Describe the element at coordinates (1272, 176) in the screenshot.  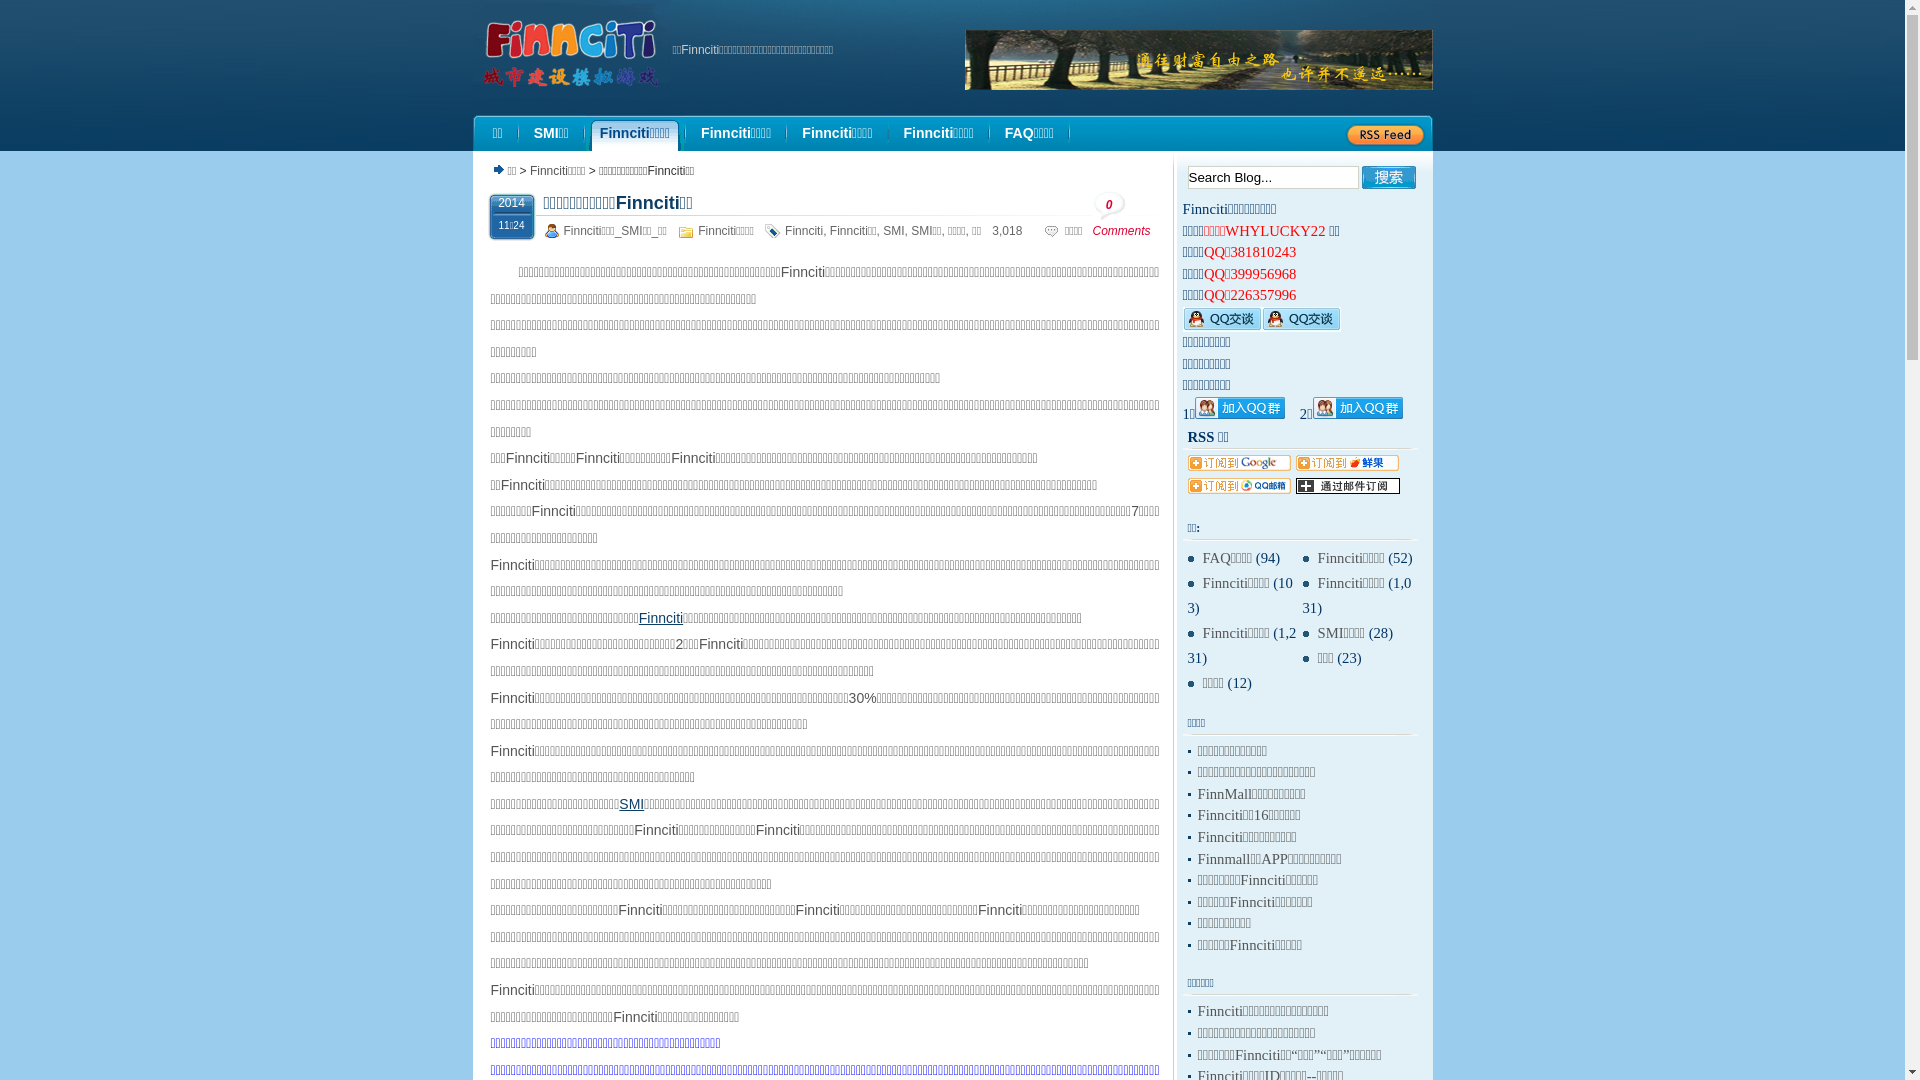
I see `'Search Blog...'` at that location.